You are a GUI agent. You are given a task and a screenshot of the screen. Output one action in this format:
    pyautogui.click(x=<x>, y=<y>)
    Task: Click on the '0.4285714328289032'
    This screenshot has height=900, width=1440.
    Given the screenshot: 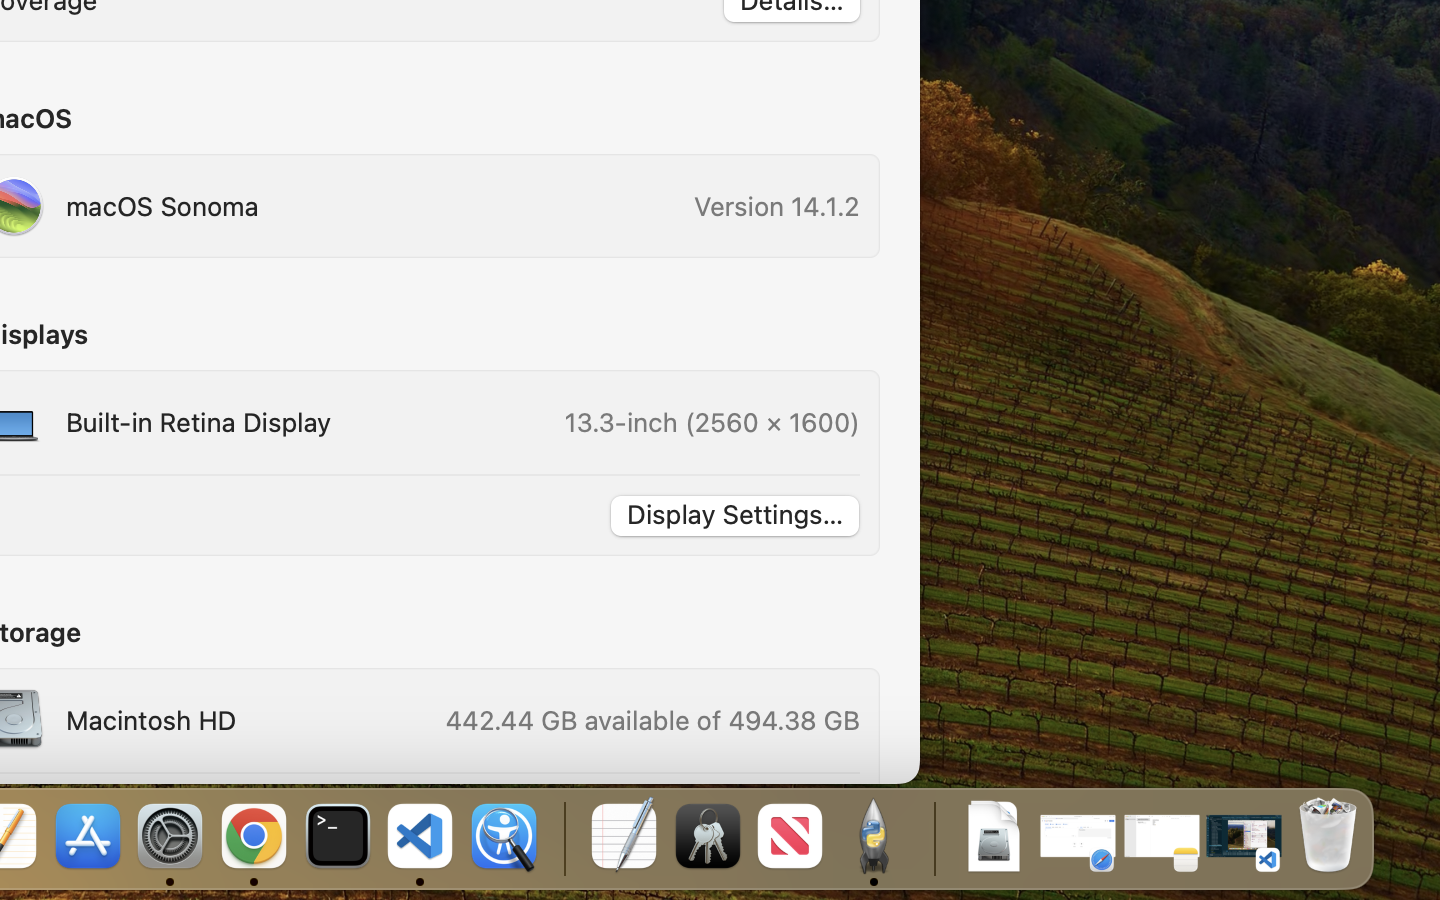 What is the action you would take?
    pyautogui.click(x=562, y=837)
    